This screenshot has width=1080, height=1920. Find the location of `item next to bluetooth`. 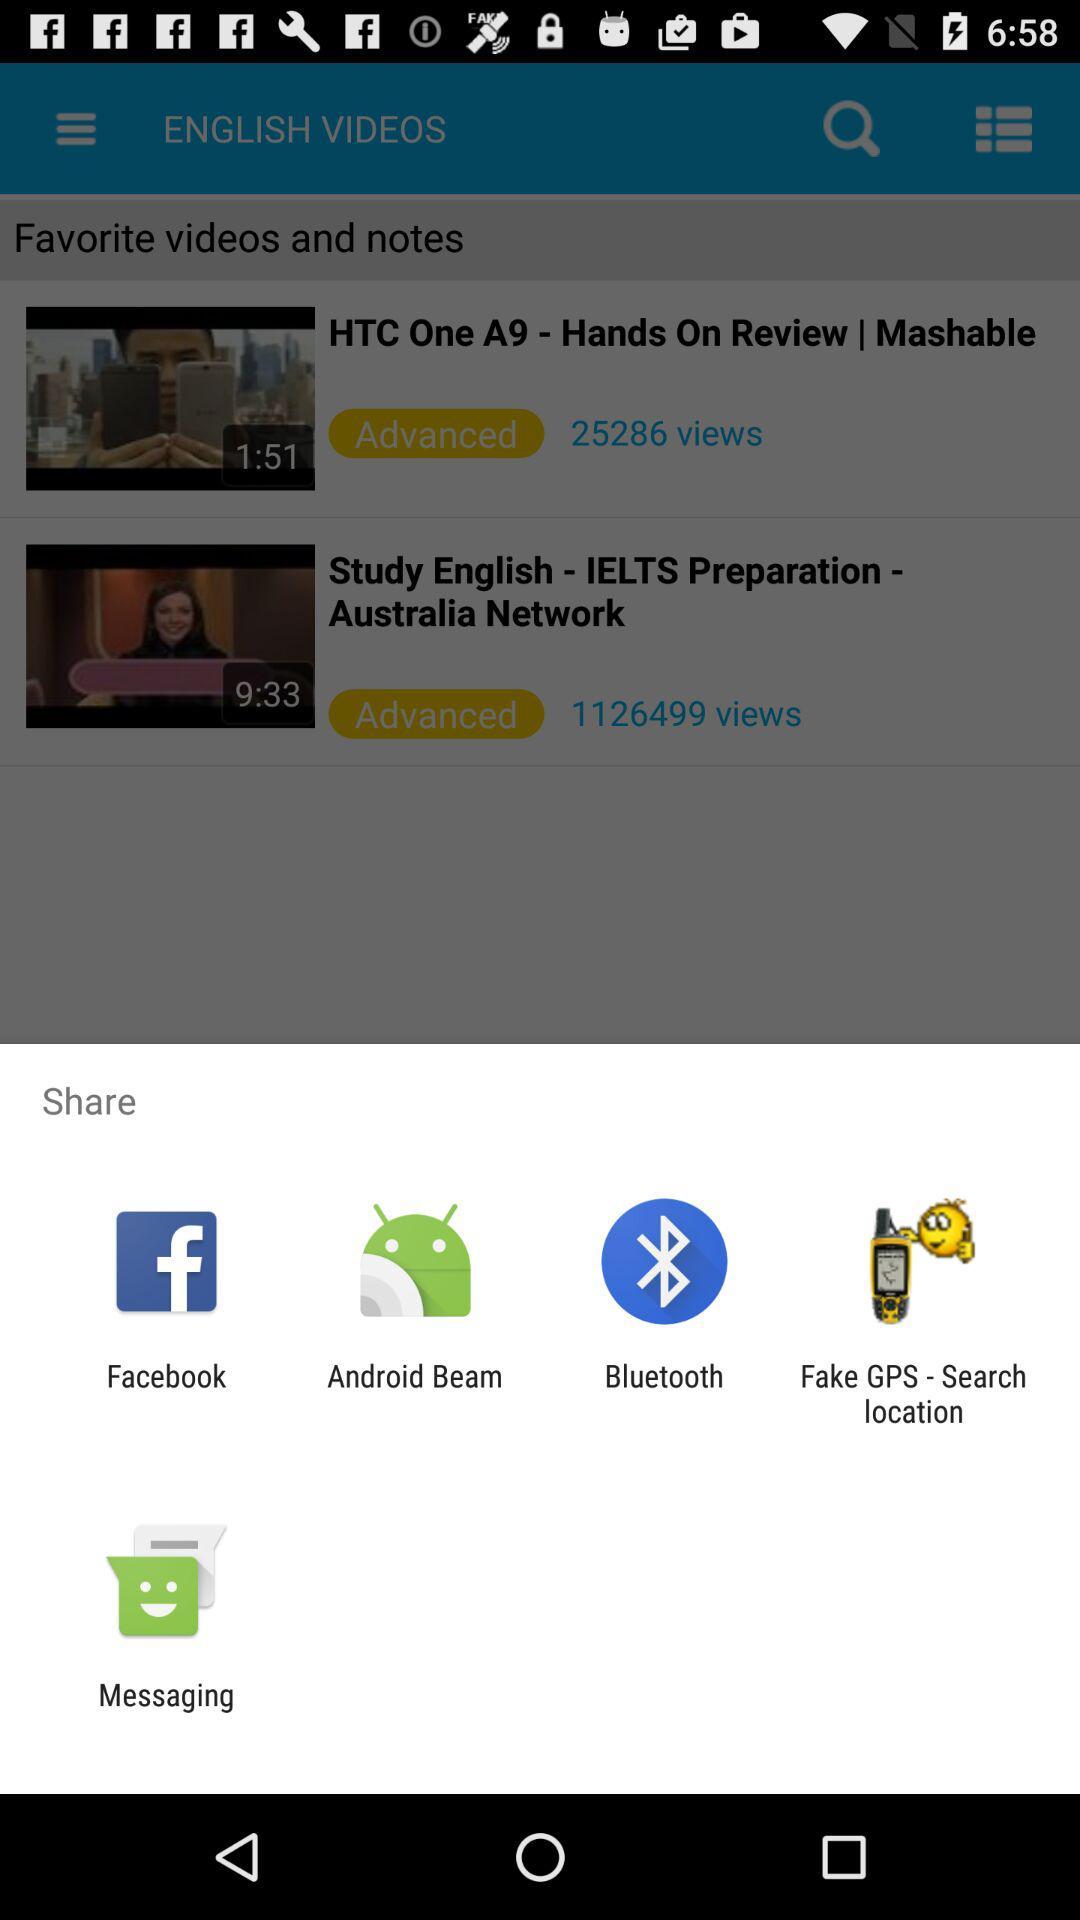

item next to bluetooth is located at coordinates (414, 1392).